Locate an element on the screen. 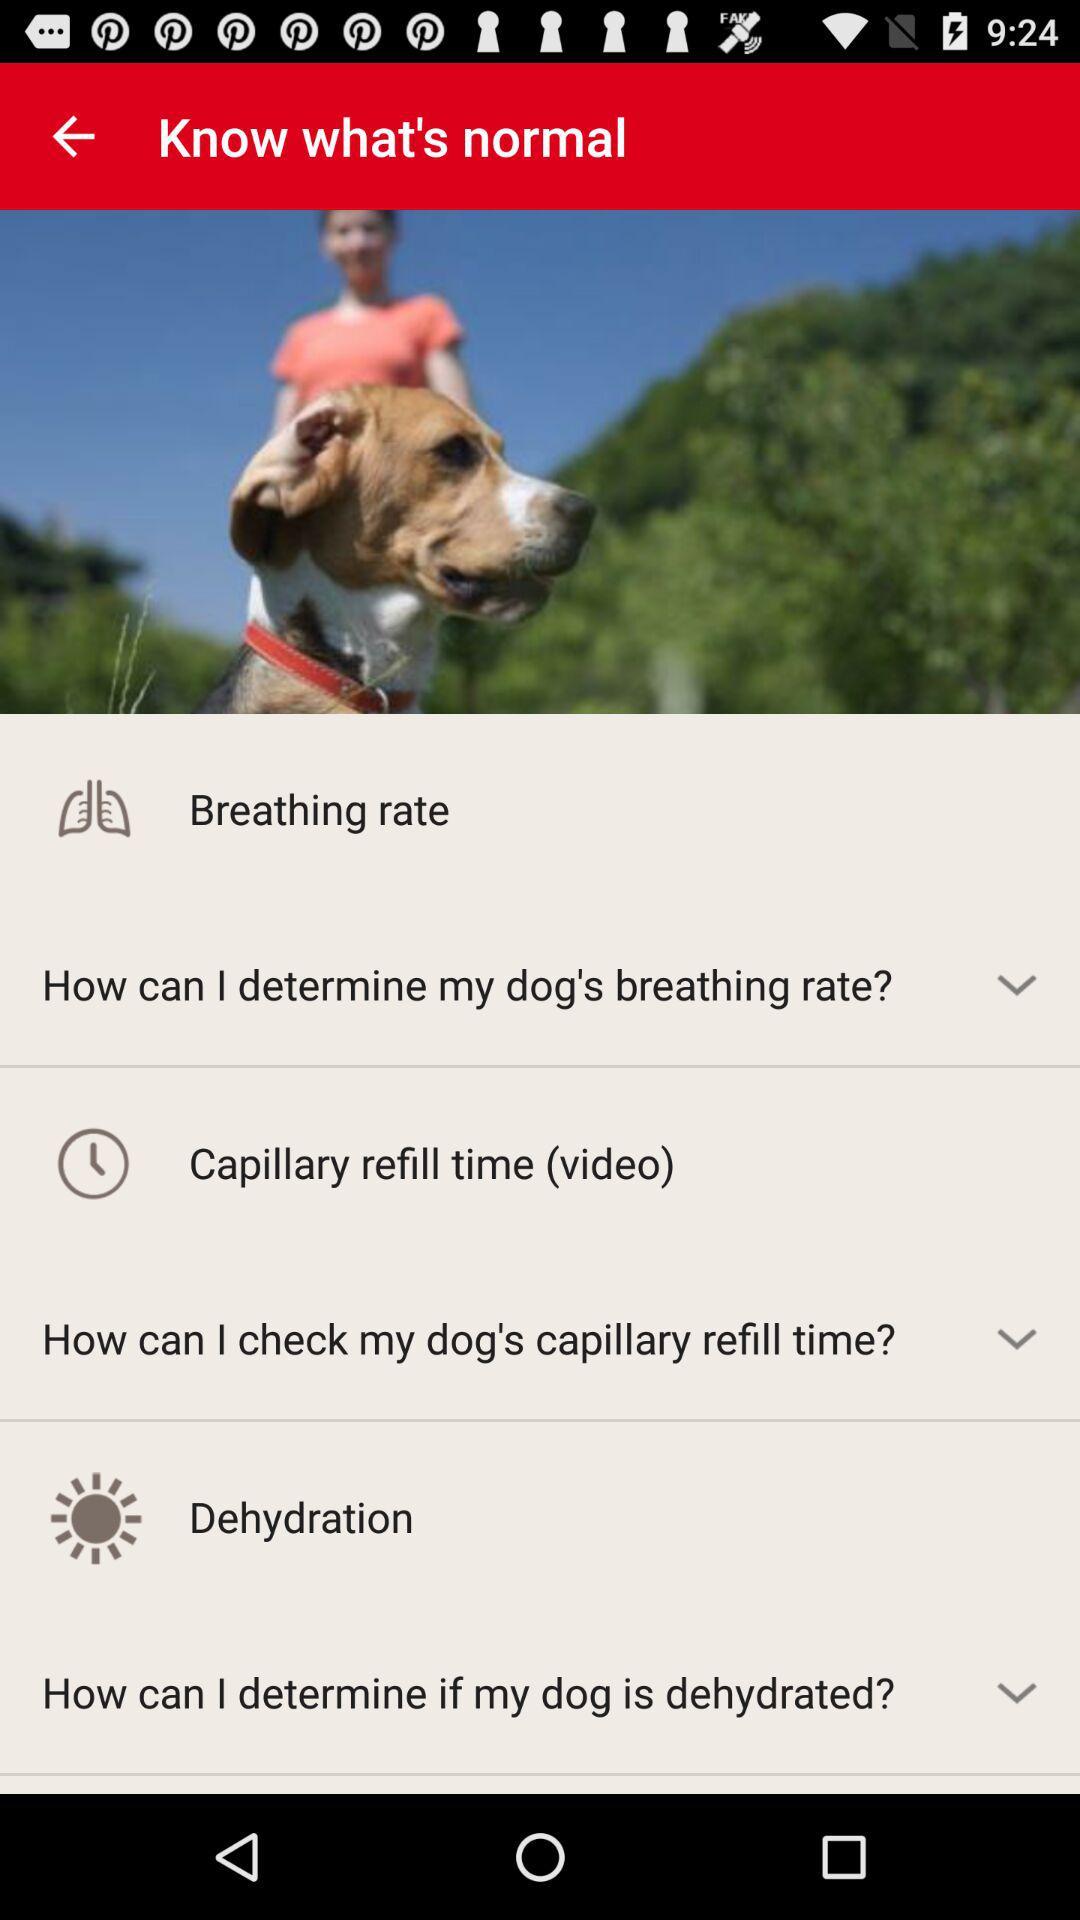 The image size is (1080, 1920). app next to the know what s app is located at coordinates (72, 135).